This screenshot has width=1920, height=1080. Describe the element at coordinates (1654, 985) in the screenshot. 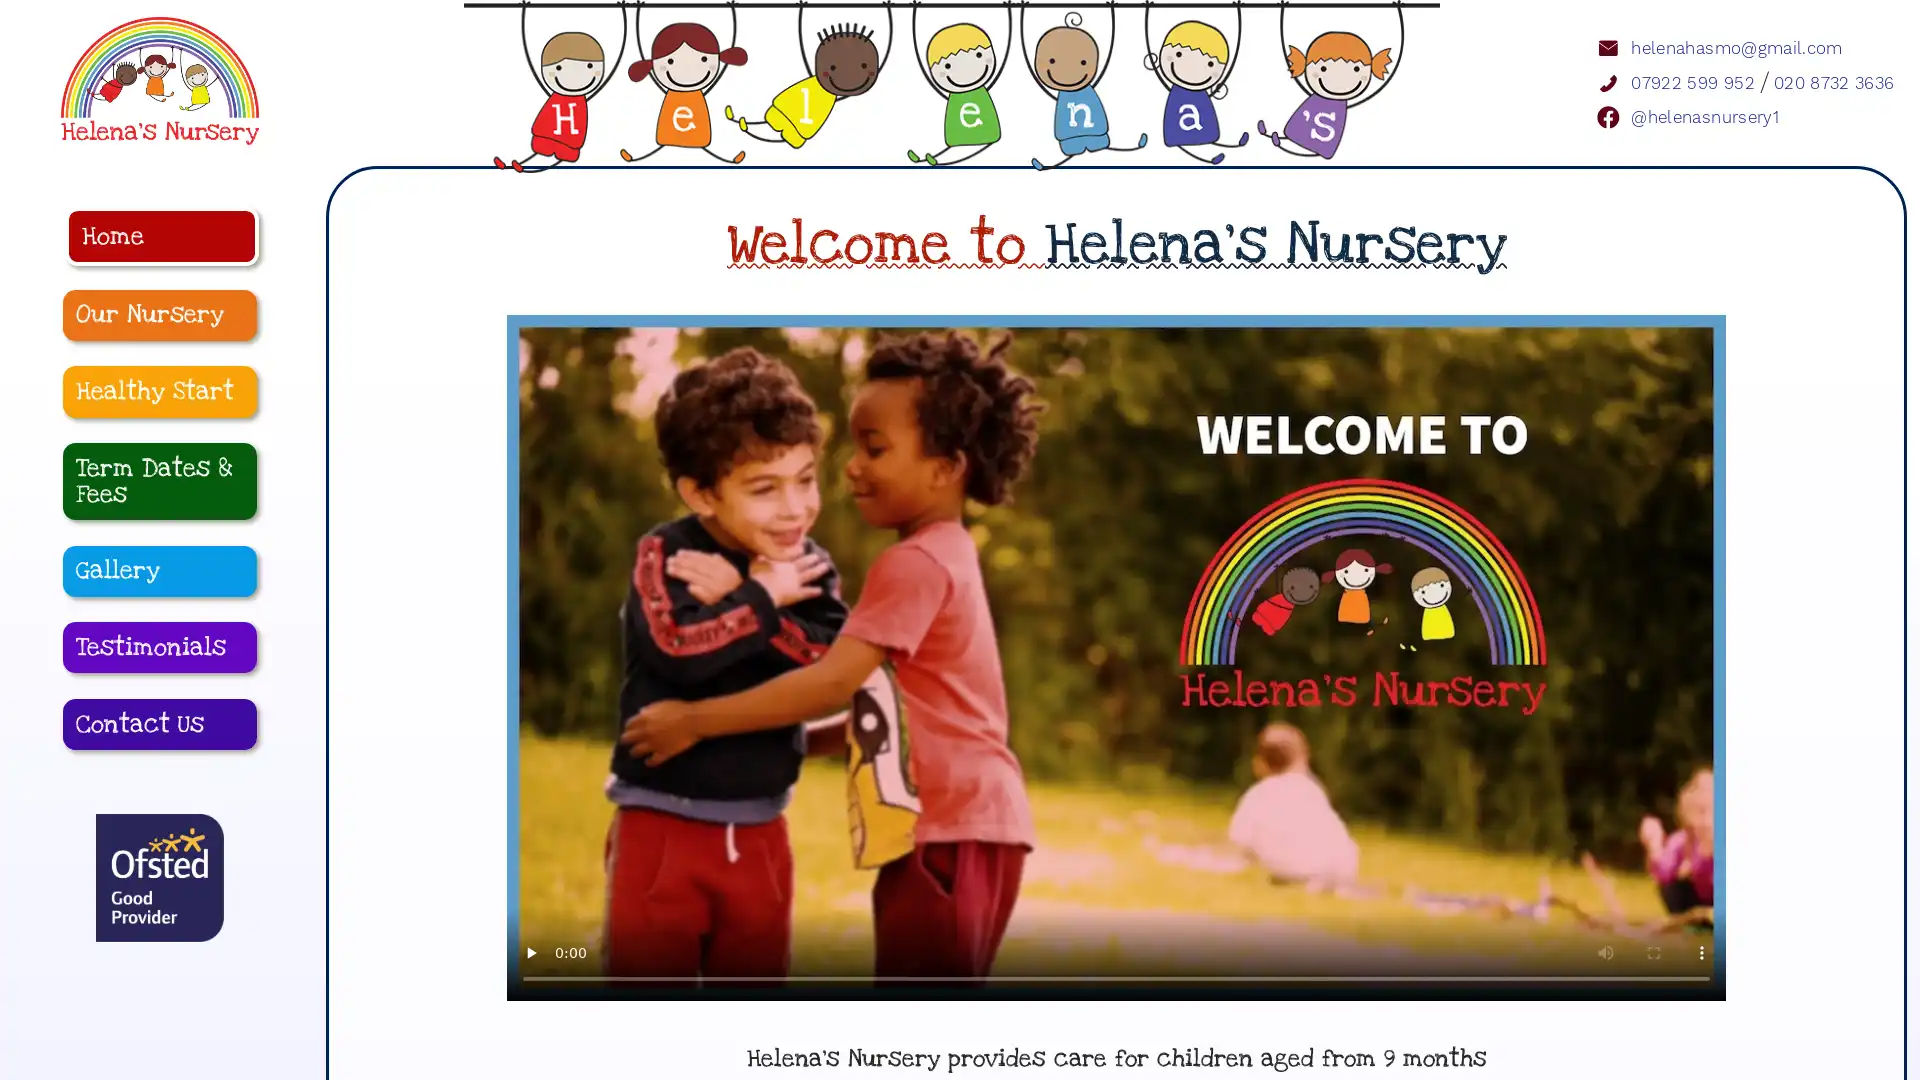

I see `enter full screen` at that location.